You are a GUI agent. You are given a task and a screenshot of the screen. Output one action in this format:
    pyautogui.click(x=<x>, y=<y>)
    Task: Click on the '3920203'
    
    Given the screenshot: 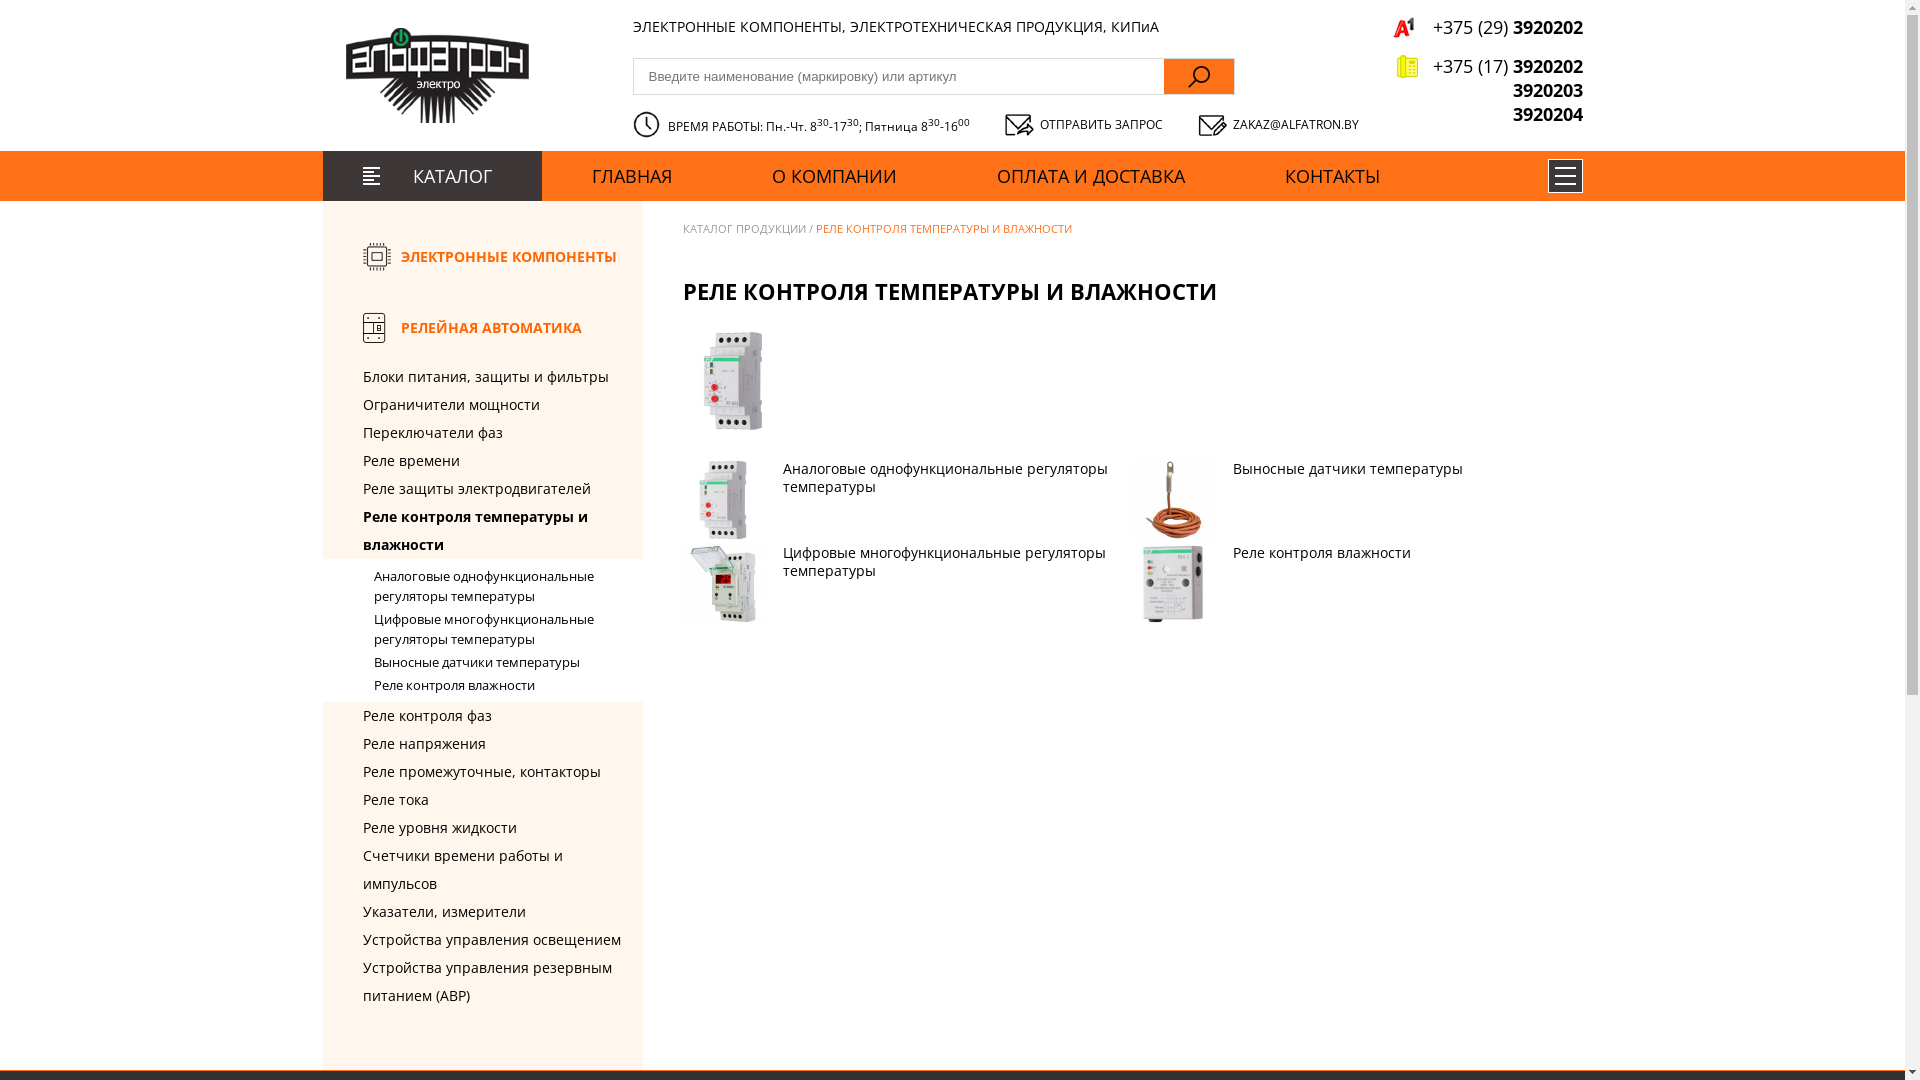 What is the action you would take?
    pyautogui.click(x=1487, y=88)
    